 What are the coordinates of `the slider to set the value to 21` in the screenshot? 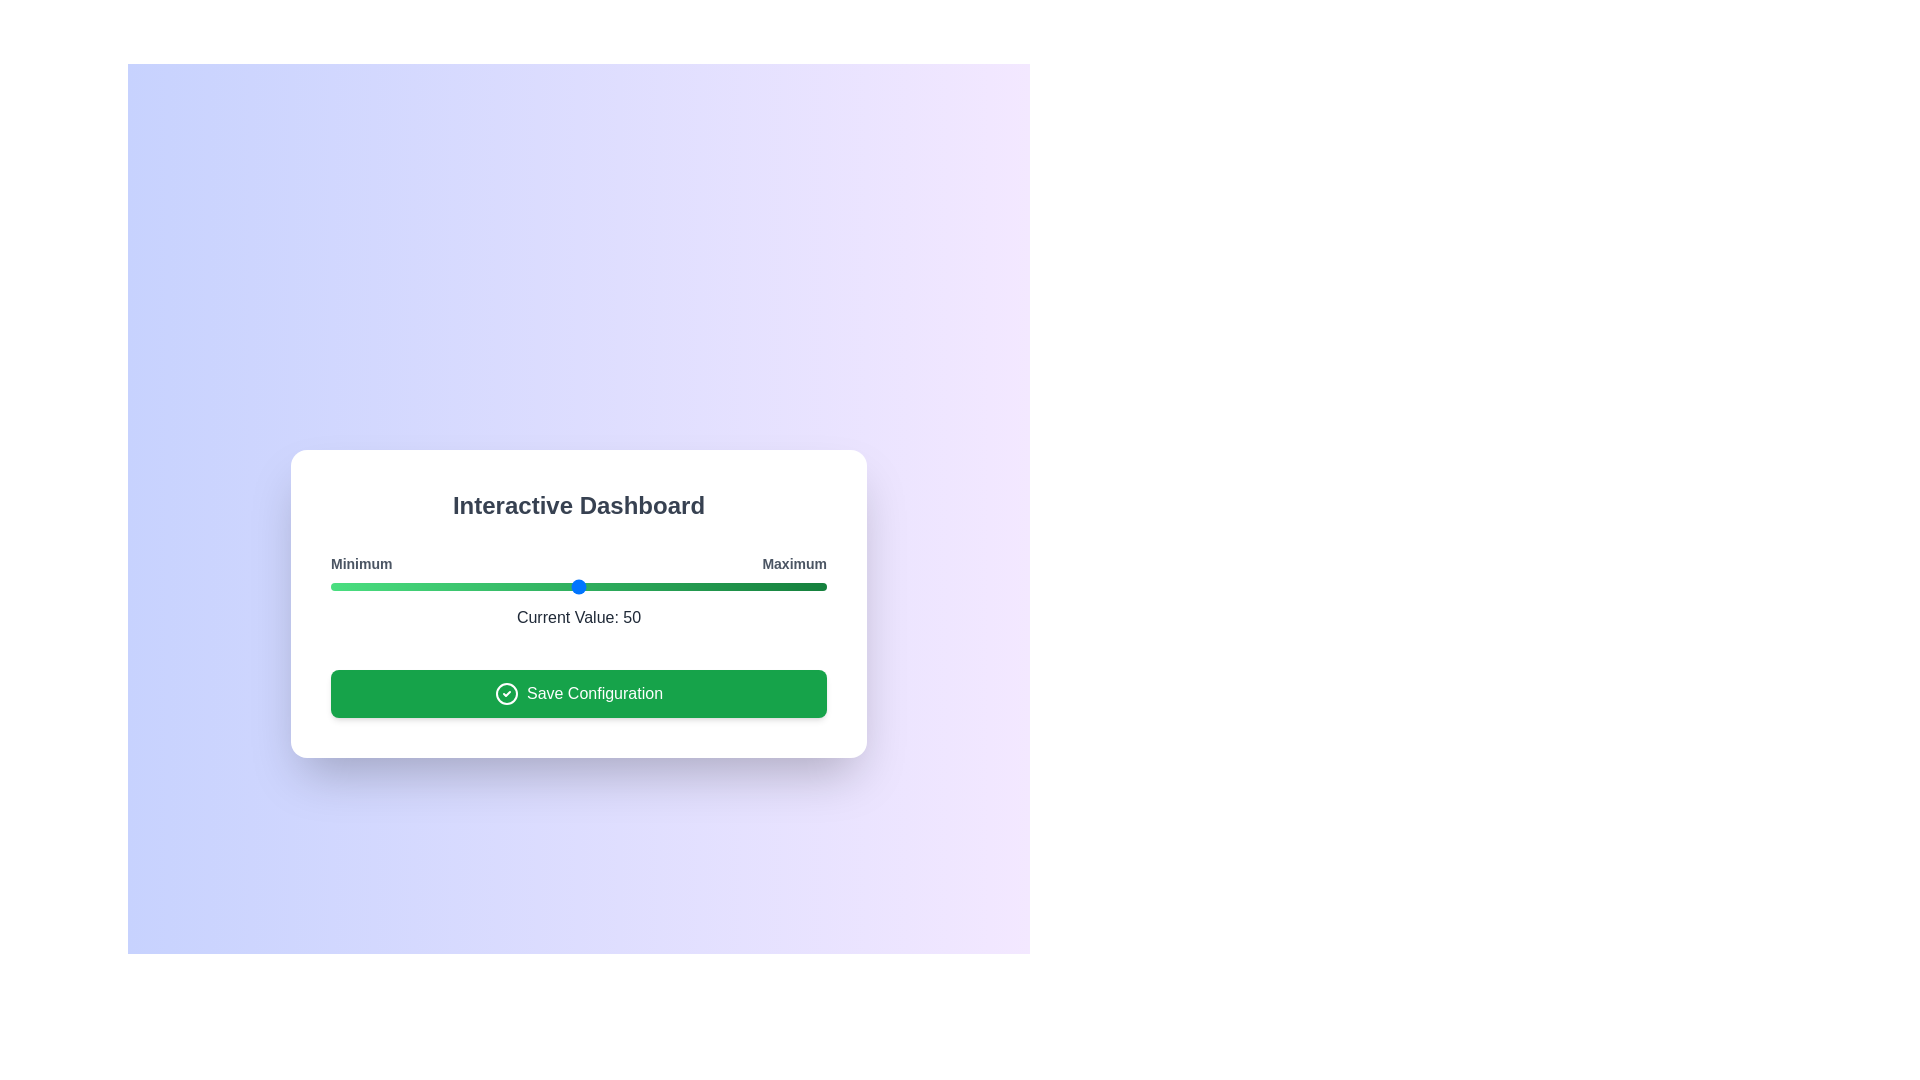 It's located at (434, 585).